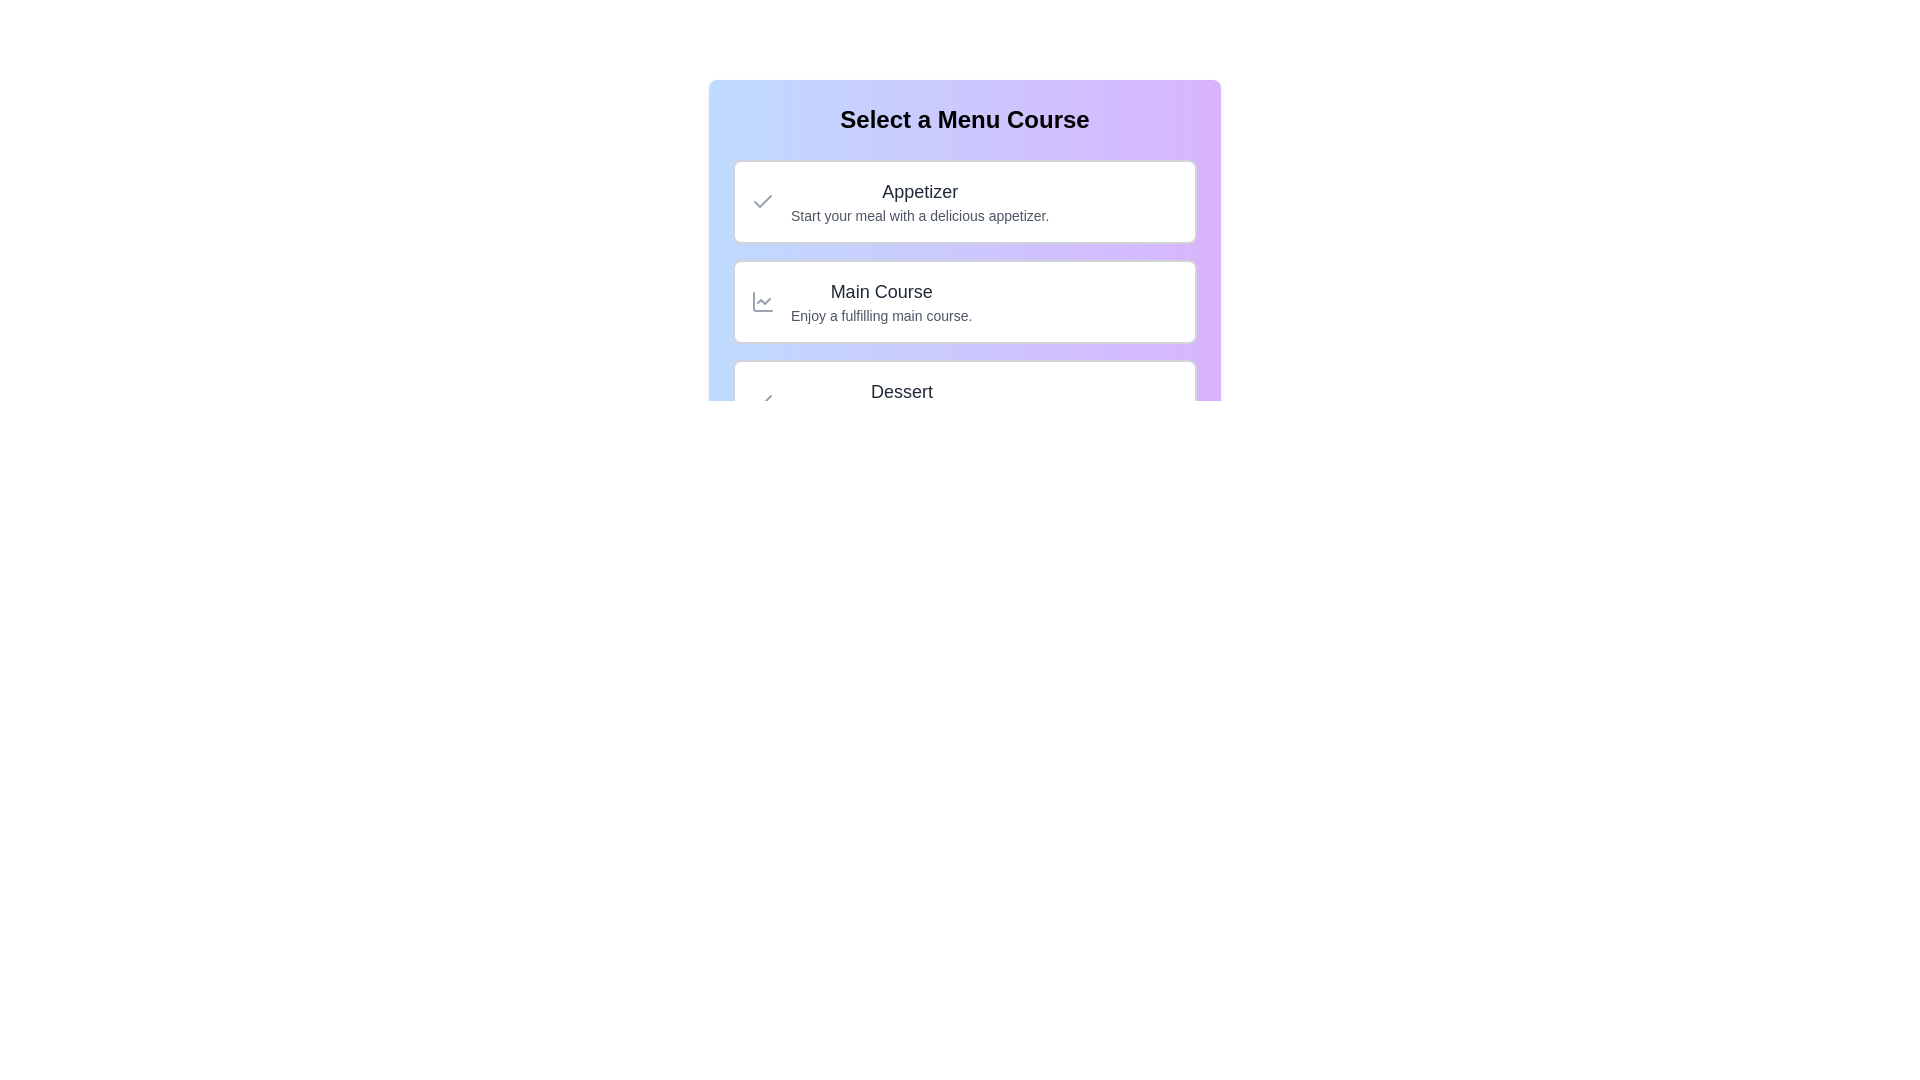  Describe the element at coordinates (900, 401) in the screenshot. I see `text information displayed for the menu course named 'Dessert', which is the third item in a vertical list of menu options` at that location.